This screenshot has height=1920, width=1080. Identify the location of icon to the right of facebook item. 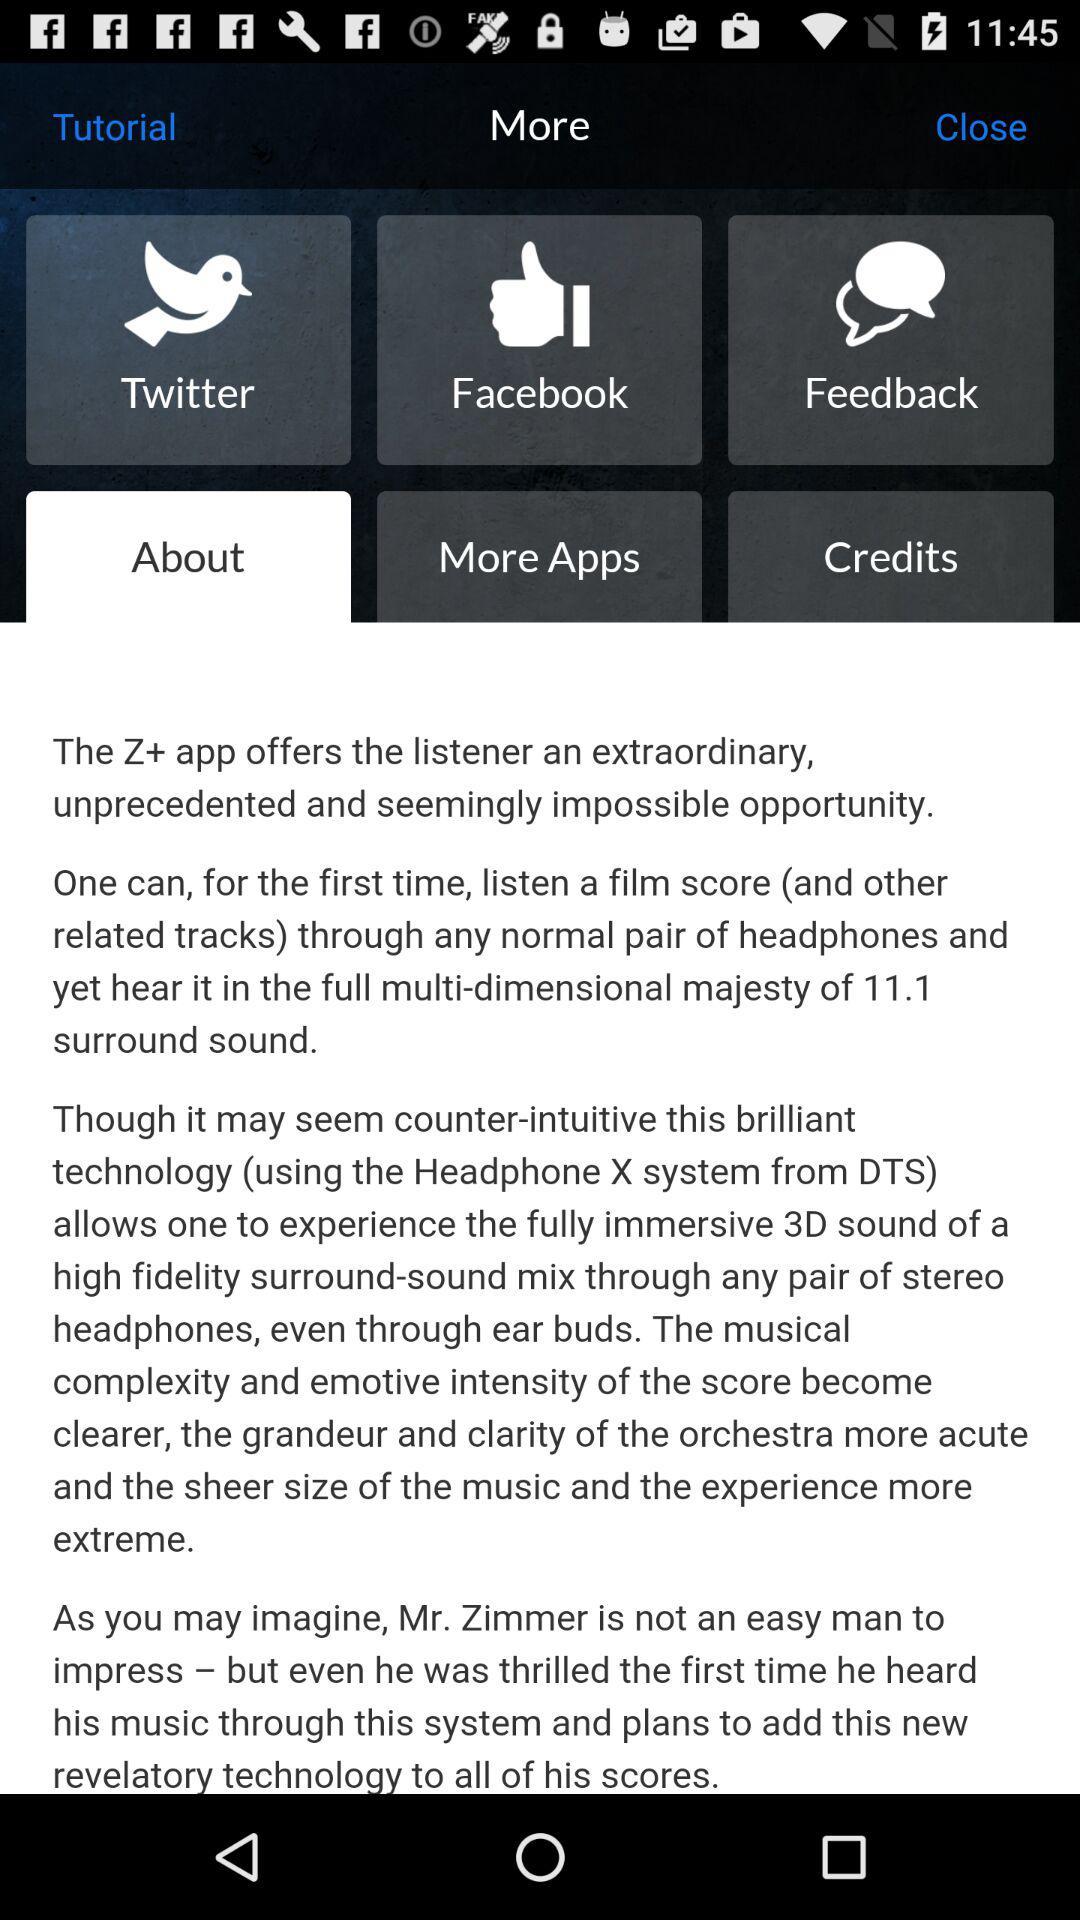
(890, 340).